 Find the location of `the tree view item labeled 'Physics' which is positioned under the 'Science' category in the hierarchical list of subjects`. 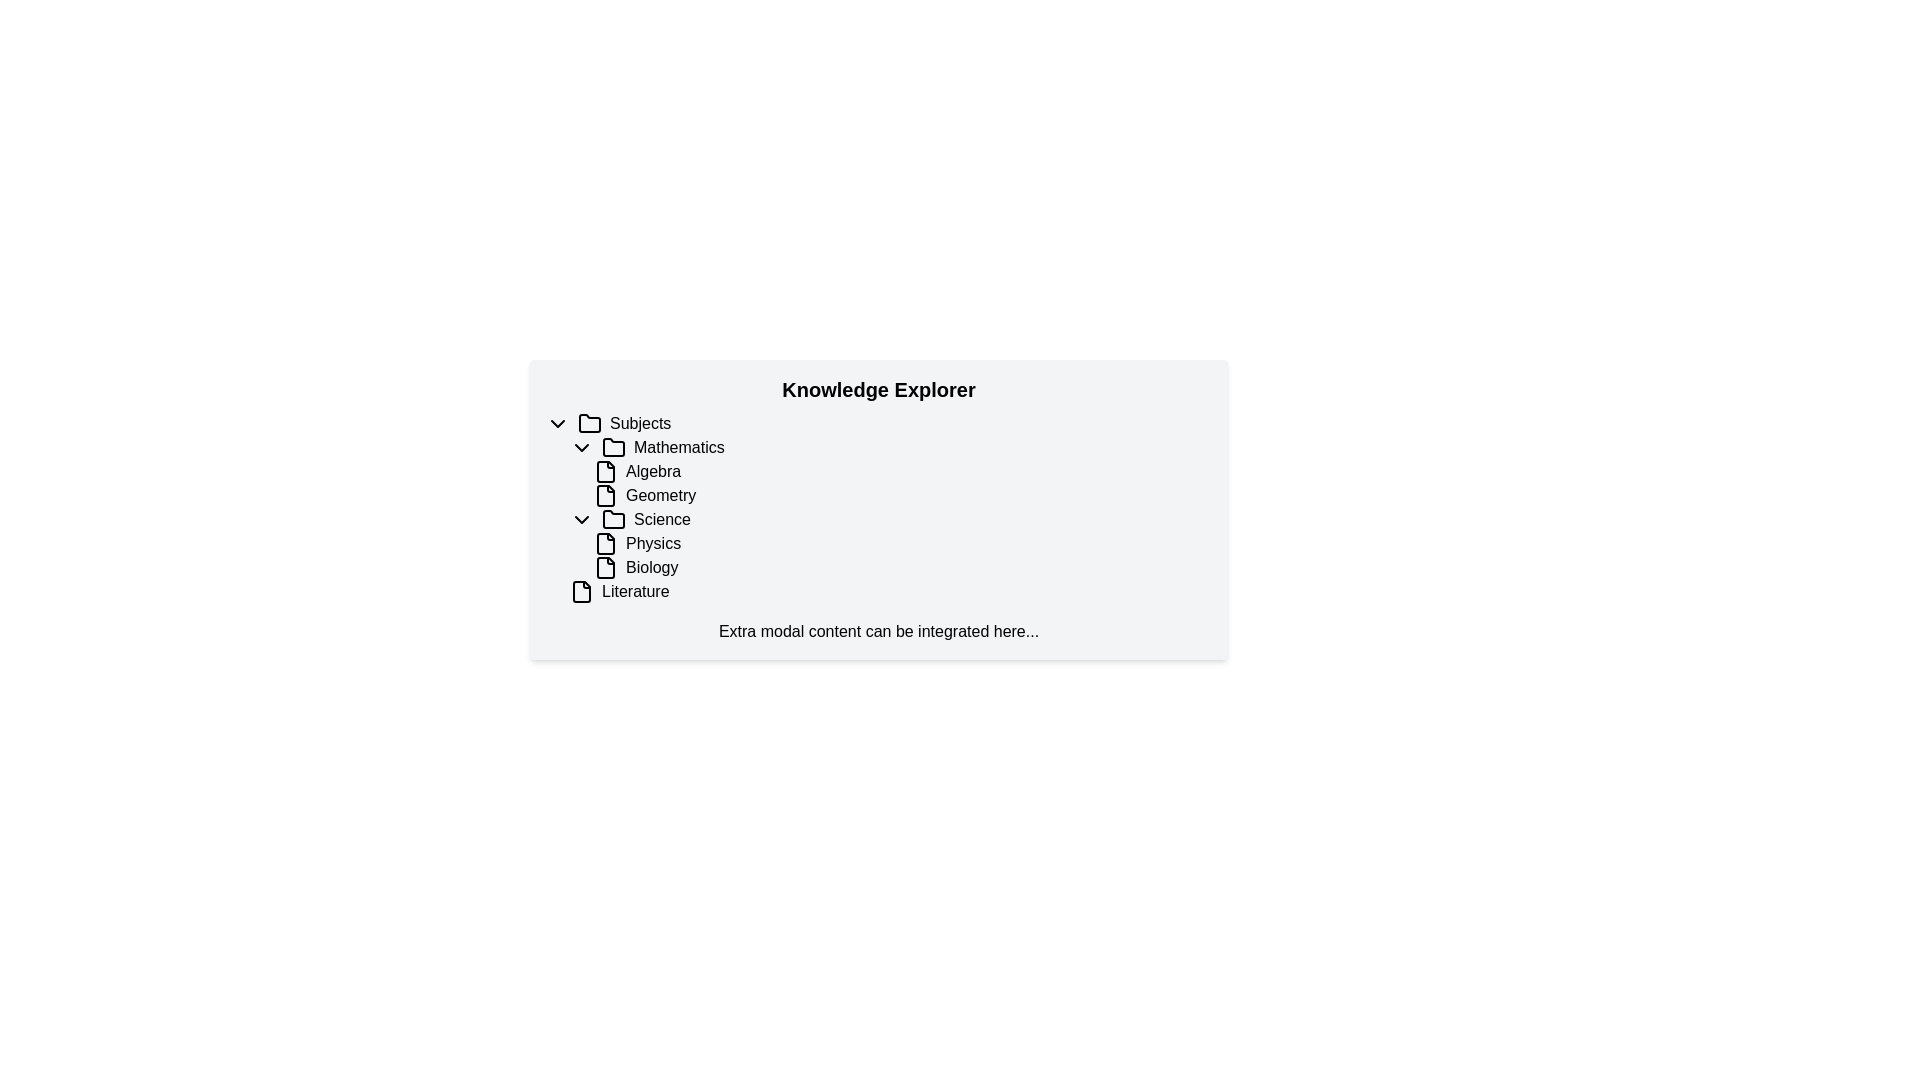

the tree view item labeled 'Physics' which is positioned under the 'Science' category in the hierarchical list of subjects is located at coordinates (653, 543).